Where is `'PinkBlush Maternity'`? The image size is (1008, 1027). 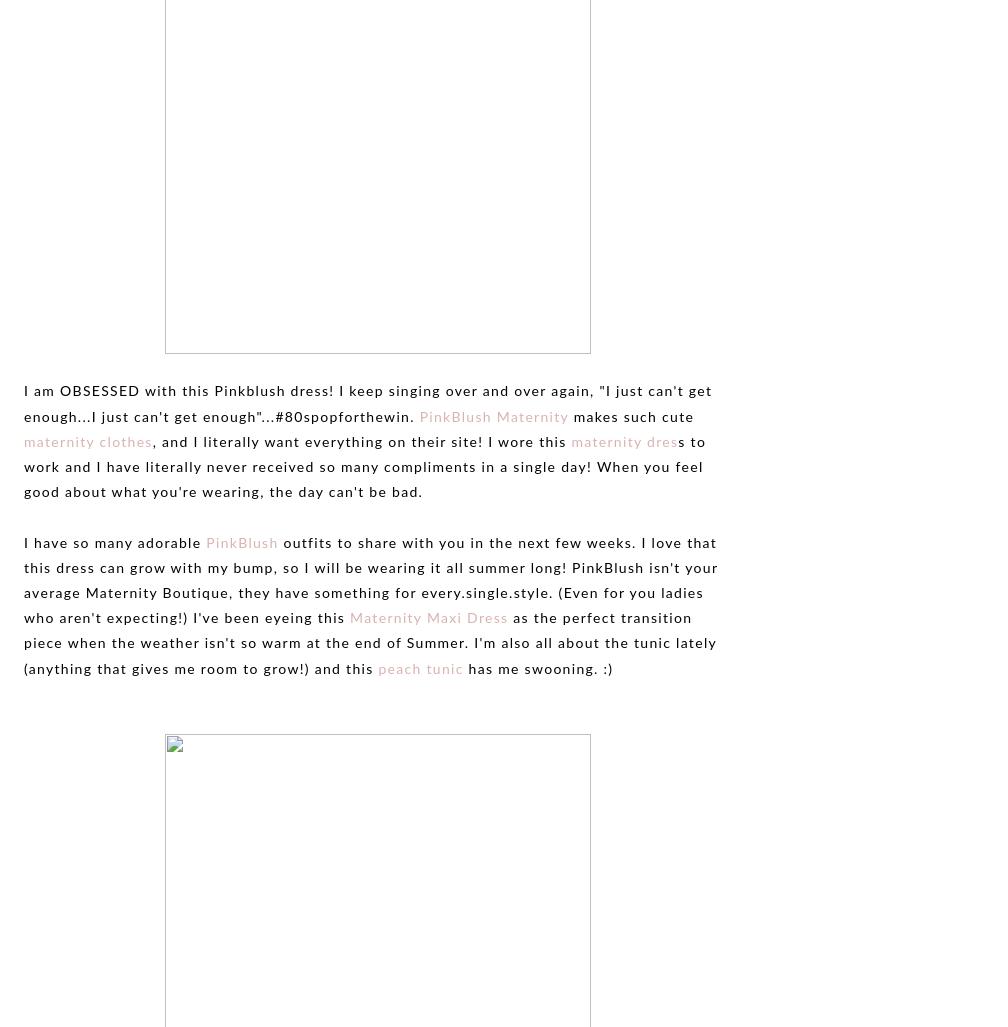 'PinkBlush Maternity' is located at coordinates (493, 415).